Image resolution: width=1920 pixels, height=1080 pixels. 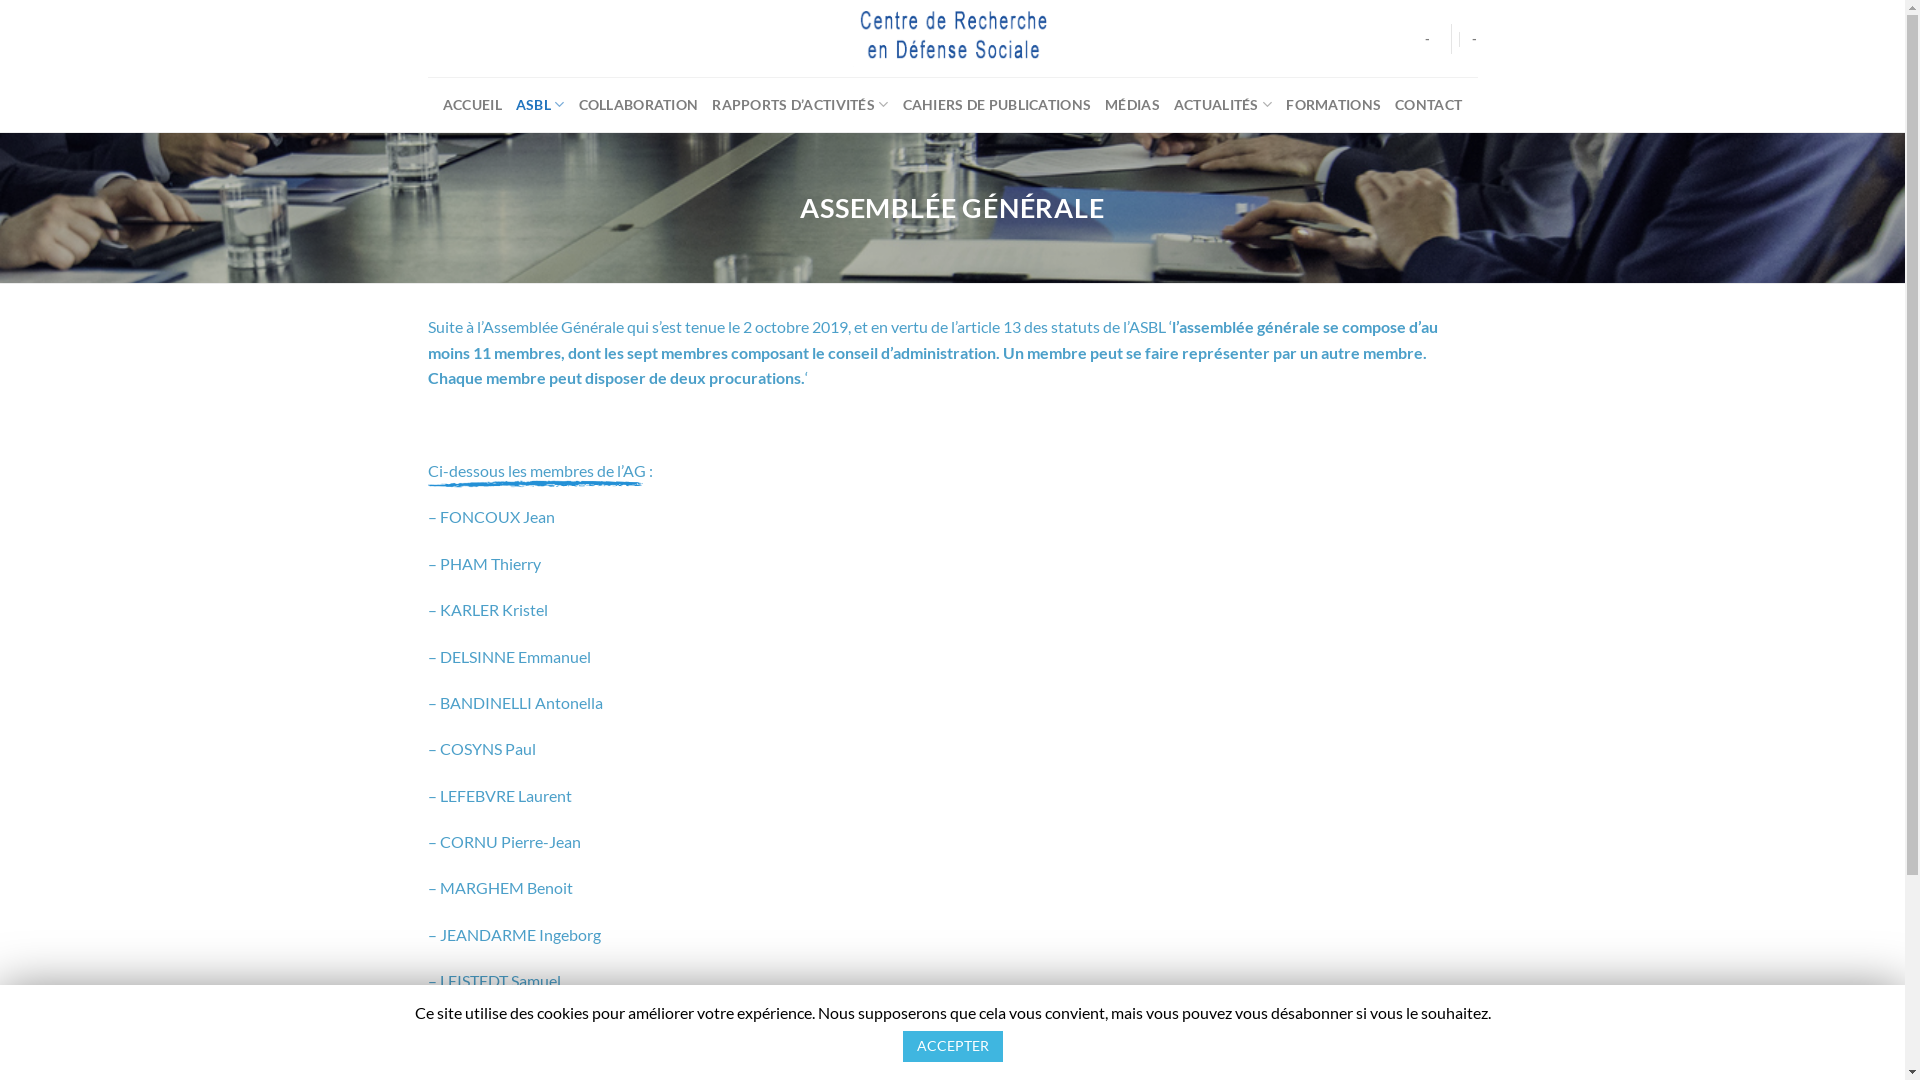 I want to click on 'CONTACT', so click(x=1427, y=104).